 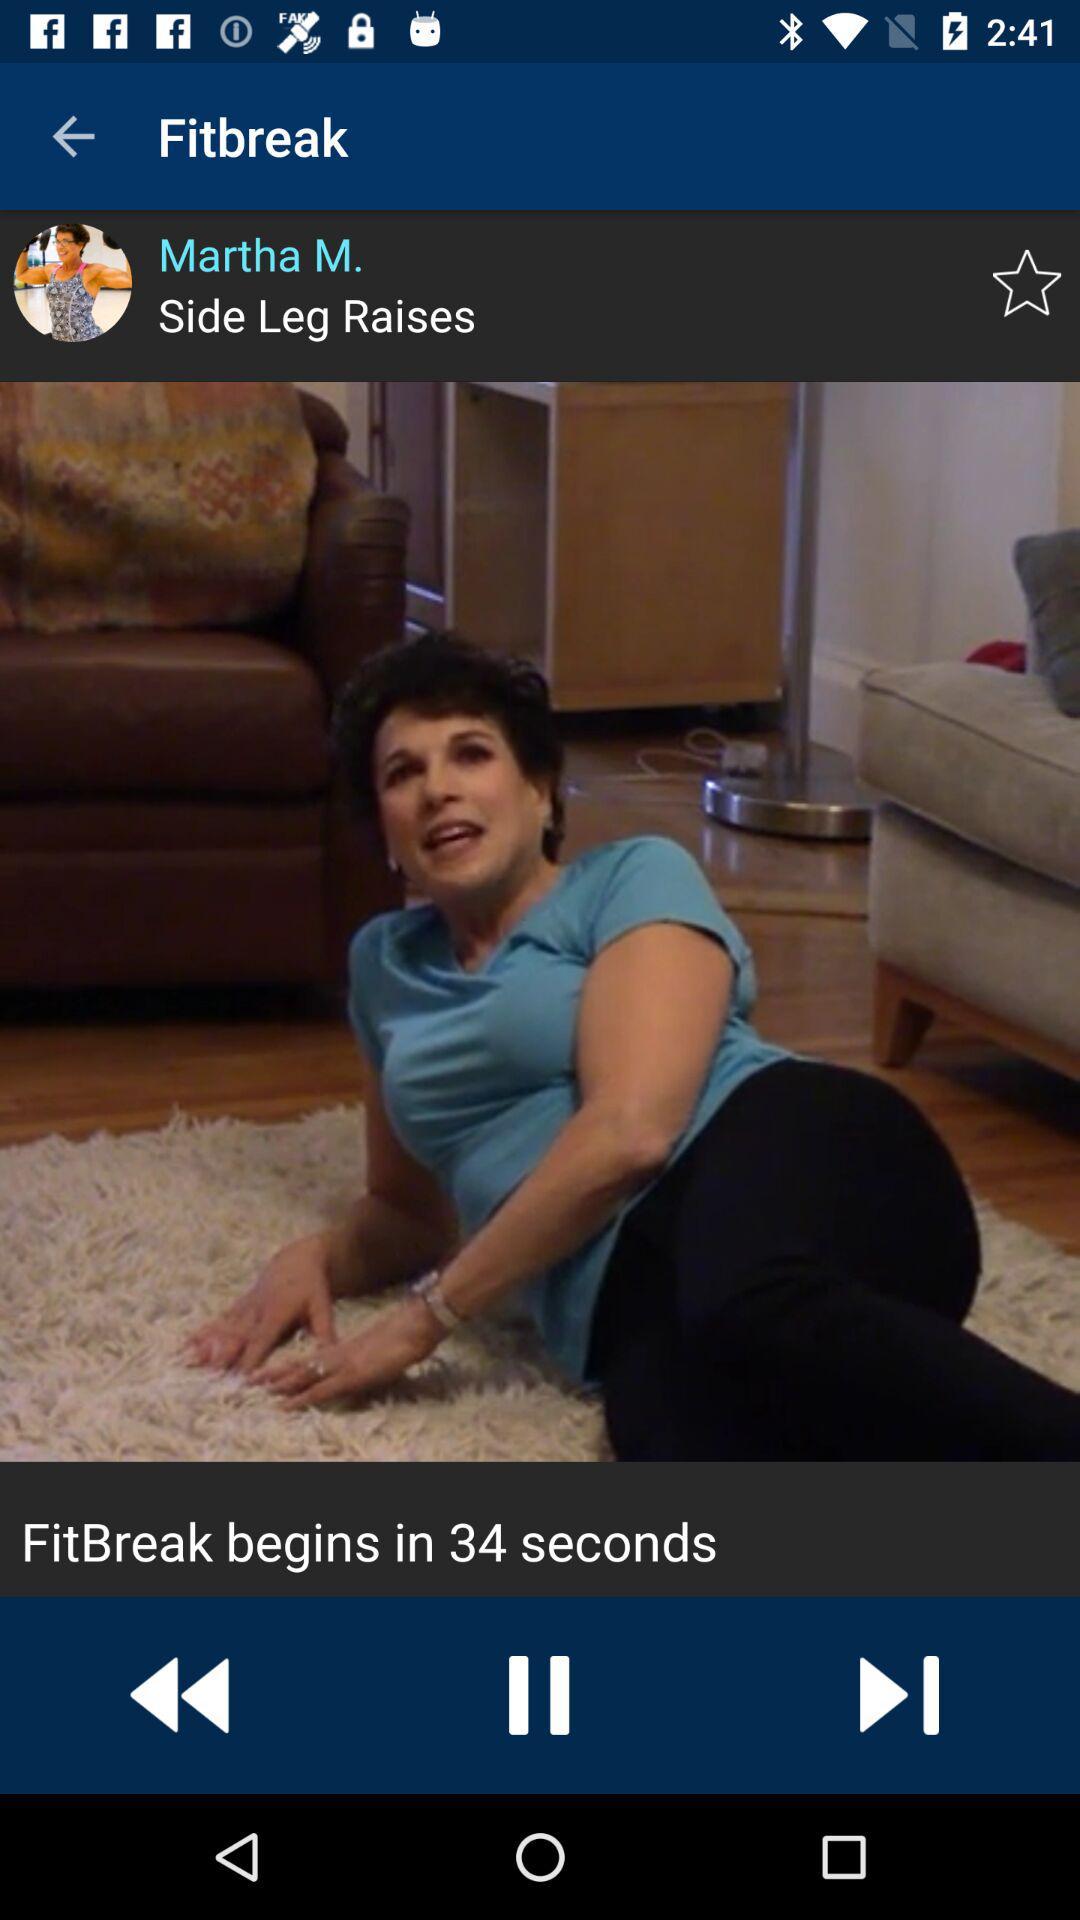 I want to click on go back, so click(x=180, y=1694).